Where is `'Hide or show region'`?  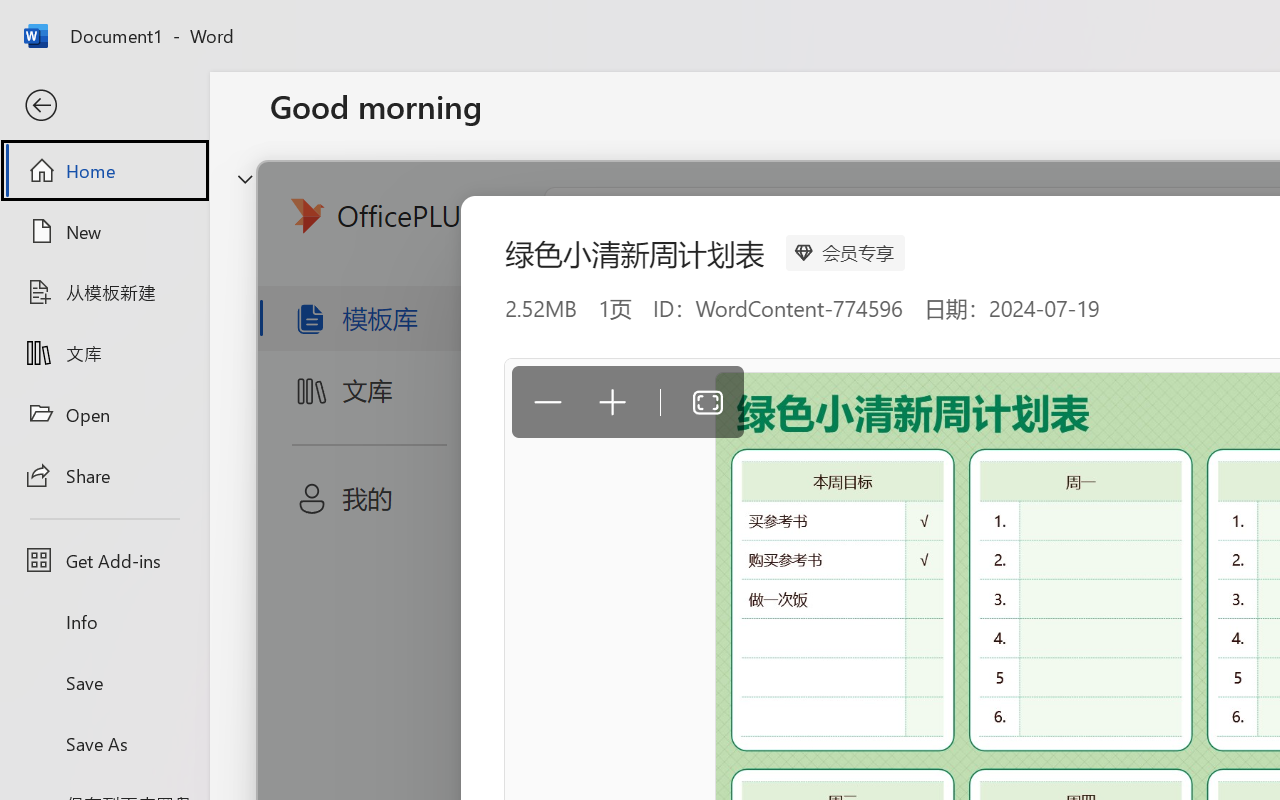
'Hide or show region' is located at coordinates (244, 177).